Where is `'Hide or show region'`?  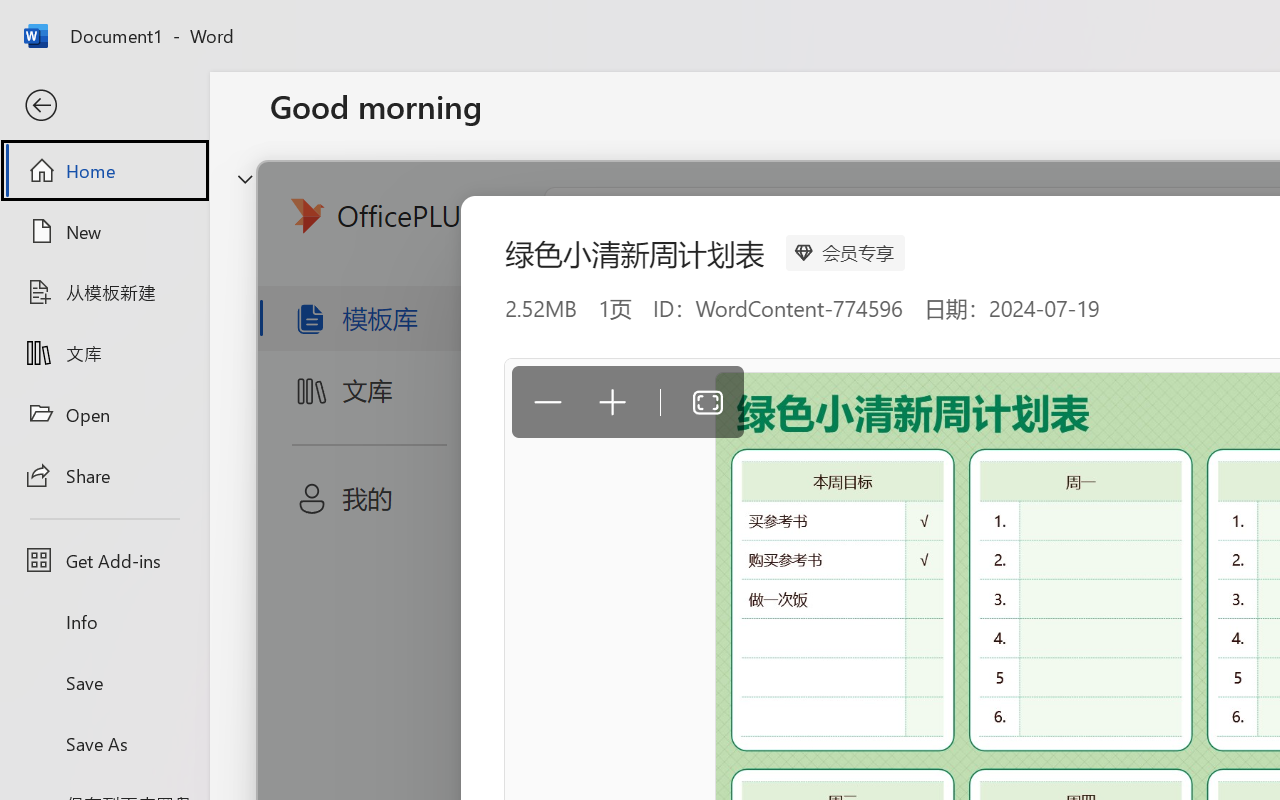
'Hide or show region' is located at coordinates (244, 177).